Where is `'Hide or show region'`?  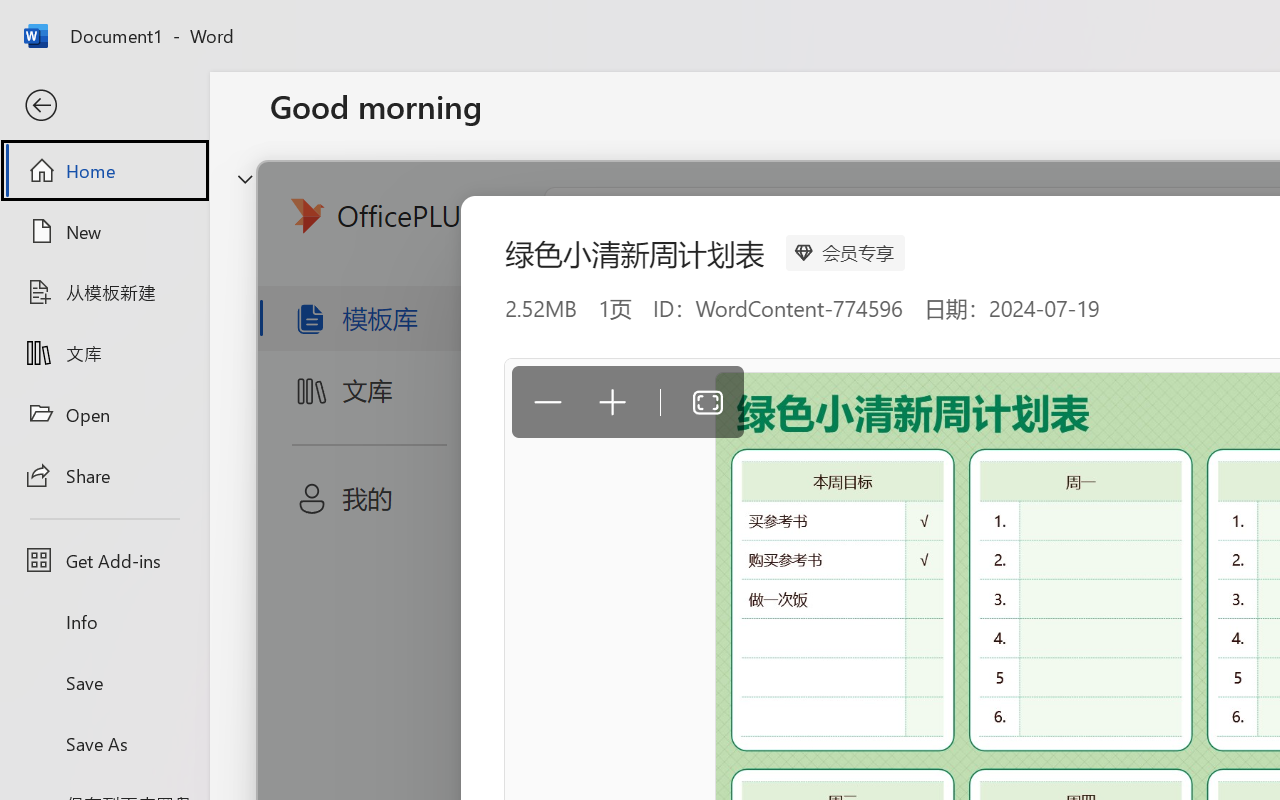
'Hide or show region' is located at coordinates (244, 177).